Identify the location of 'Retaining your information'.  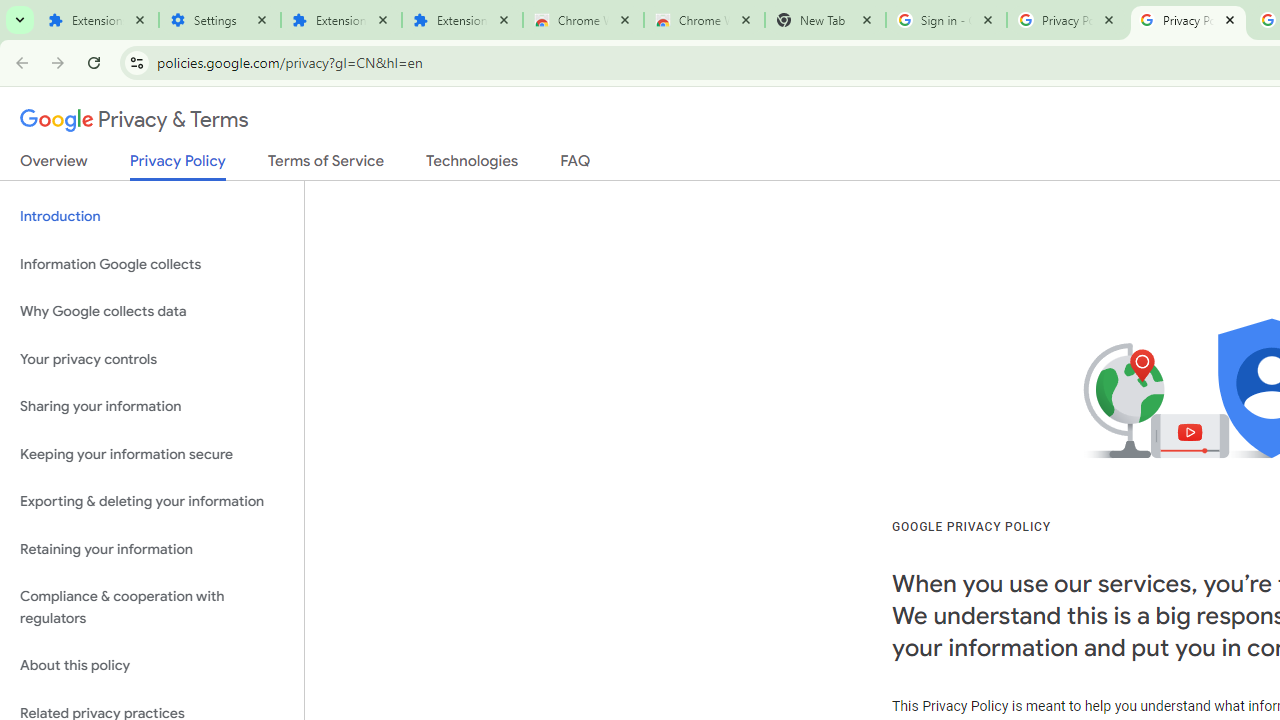
(151, 549).